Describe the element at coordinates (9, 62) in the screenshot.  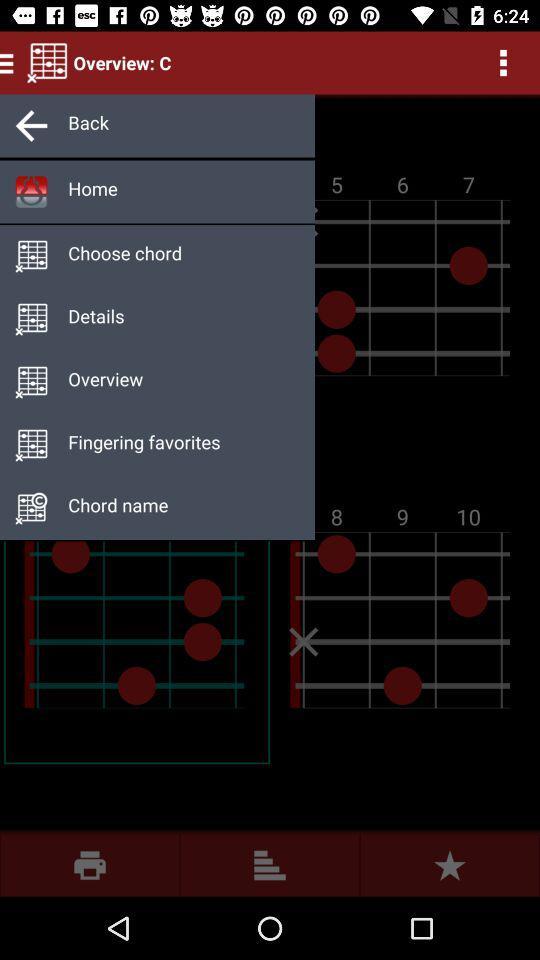
I see `the menu icon` at that location.